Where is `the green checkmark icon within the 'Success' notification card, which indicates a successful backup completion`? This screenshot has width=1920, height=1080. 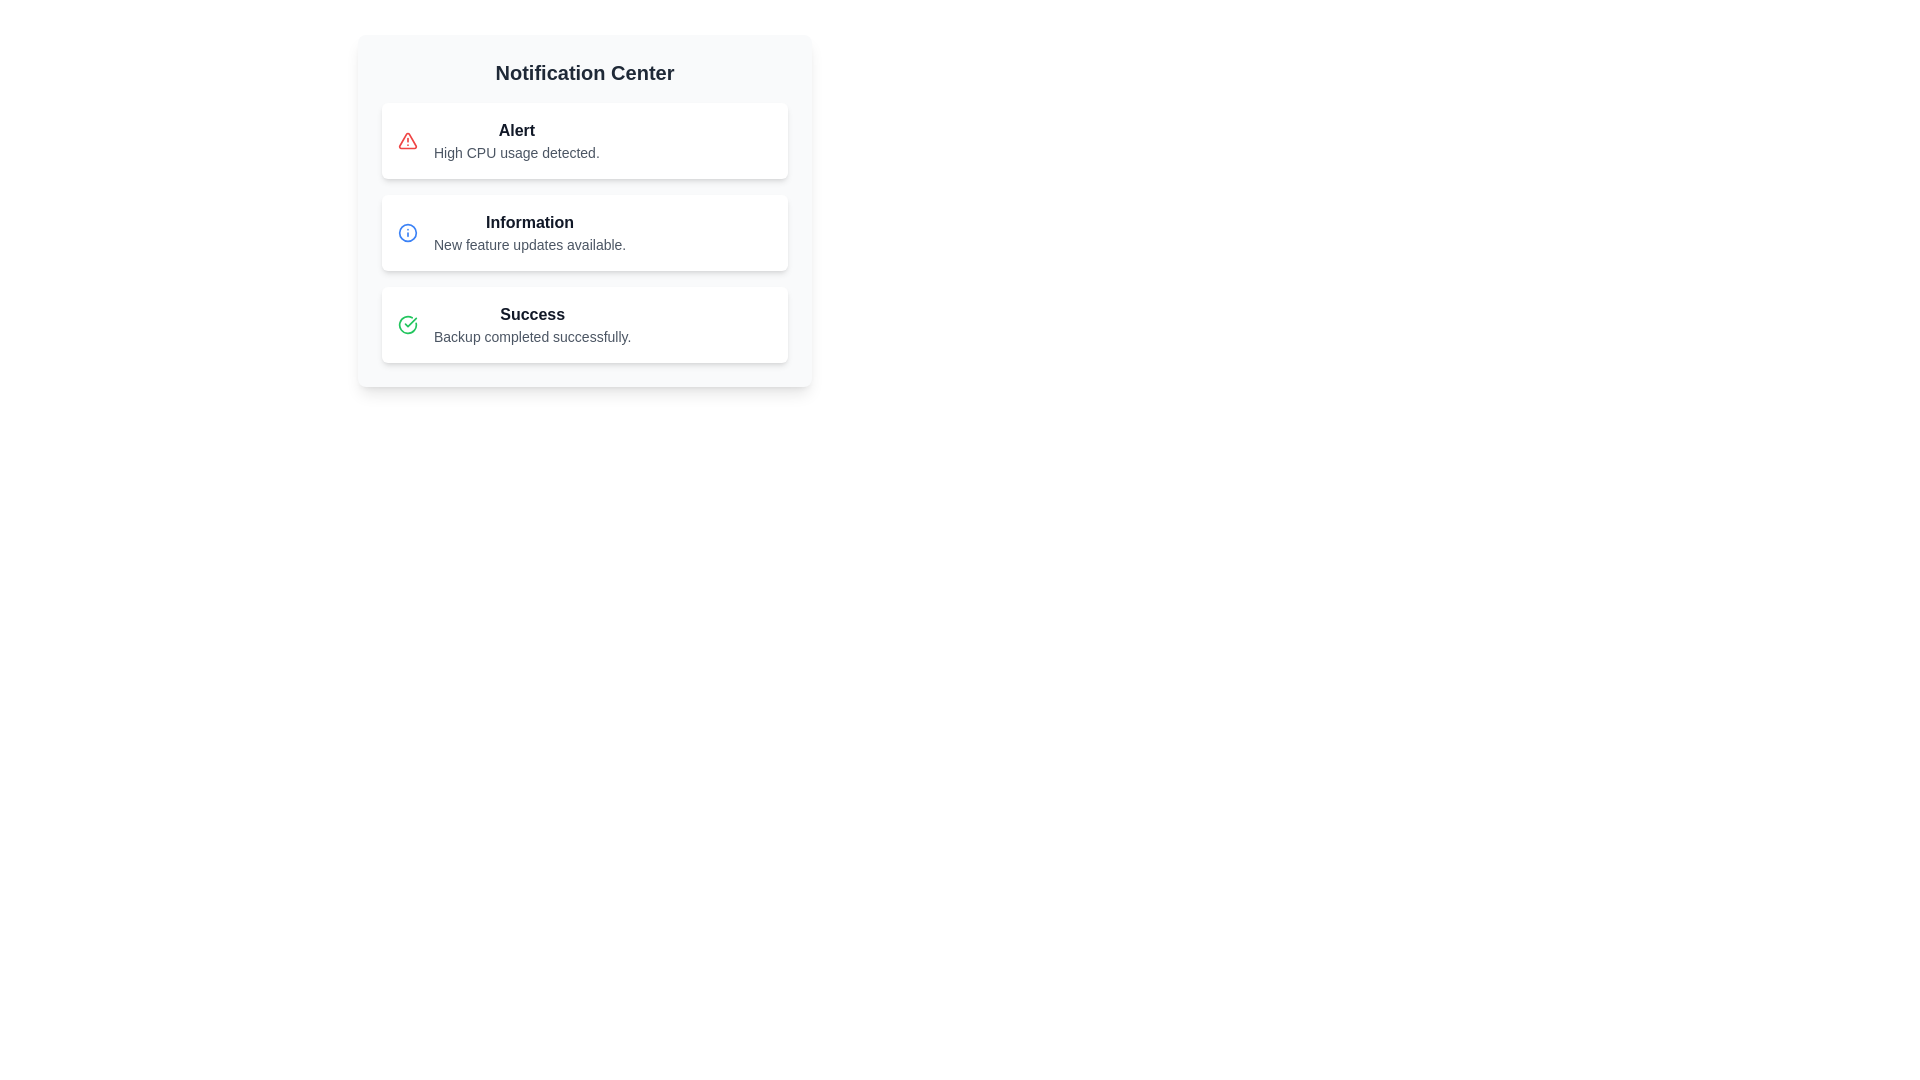 the green checkmark icon within the 'Success' notification card, which indicates a successful backup completion is located at coordinates (407, 323).